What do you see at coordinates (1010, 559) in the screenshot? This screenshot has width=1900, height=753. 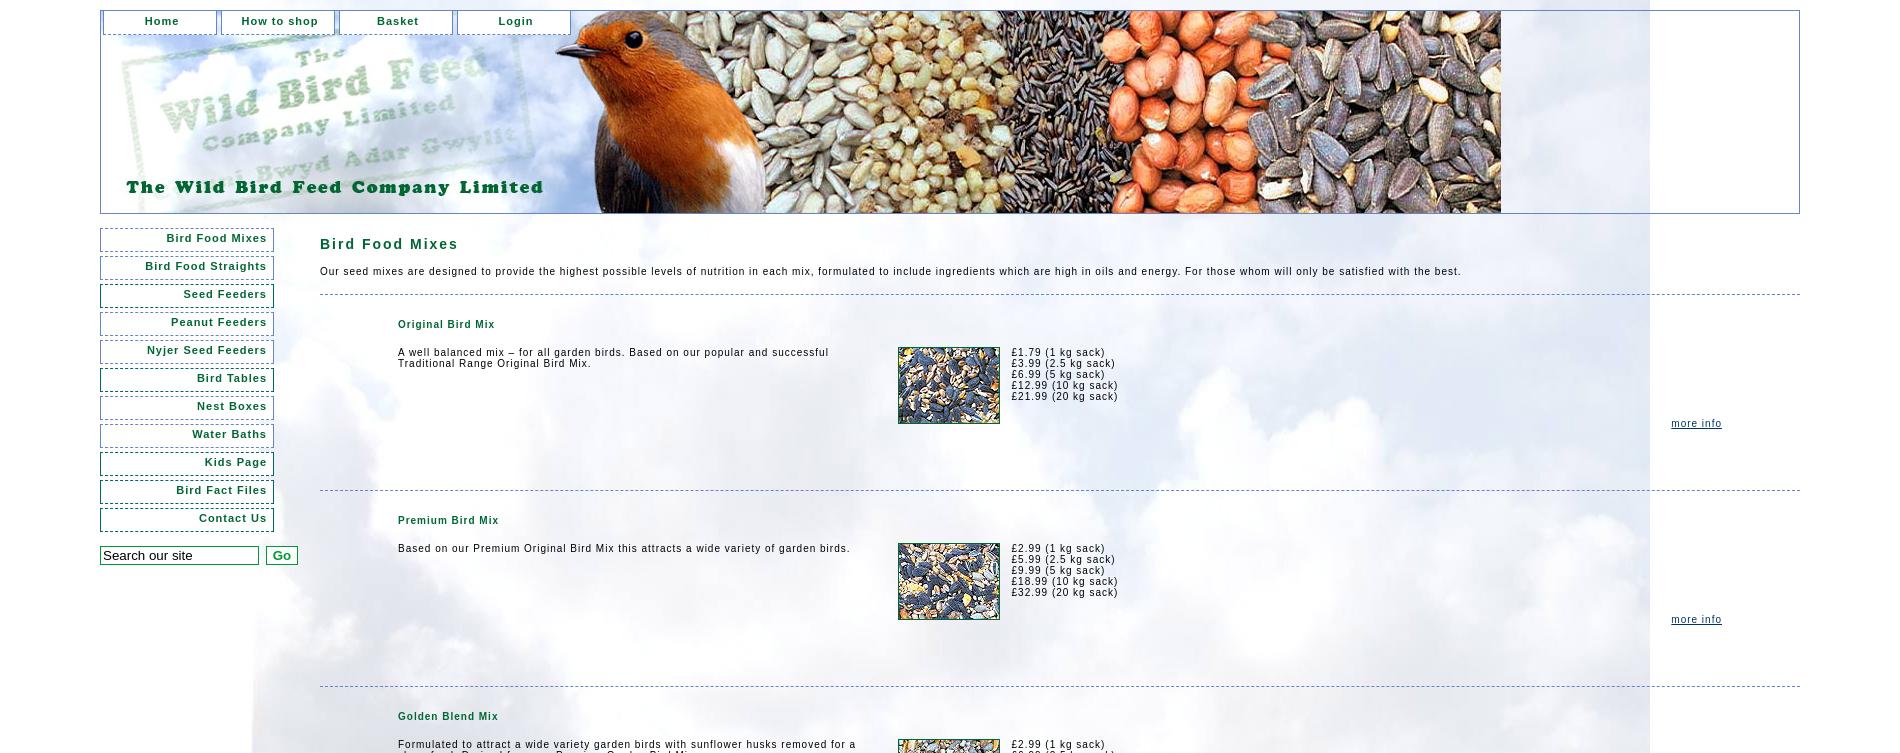 I see `'£5.99 (2.5 kg sack)'` at bounding box center [1010, 559].